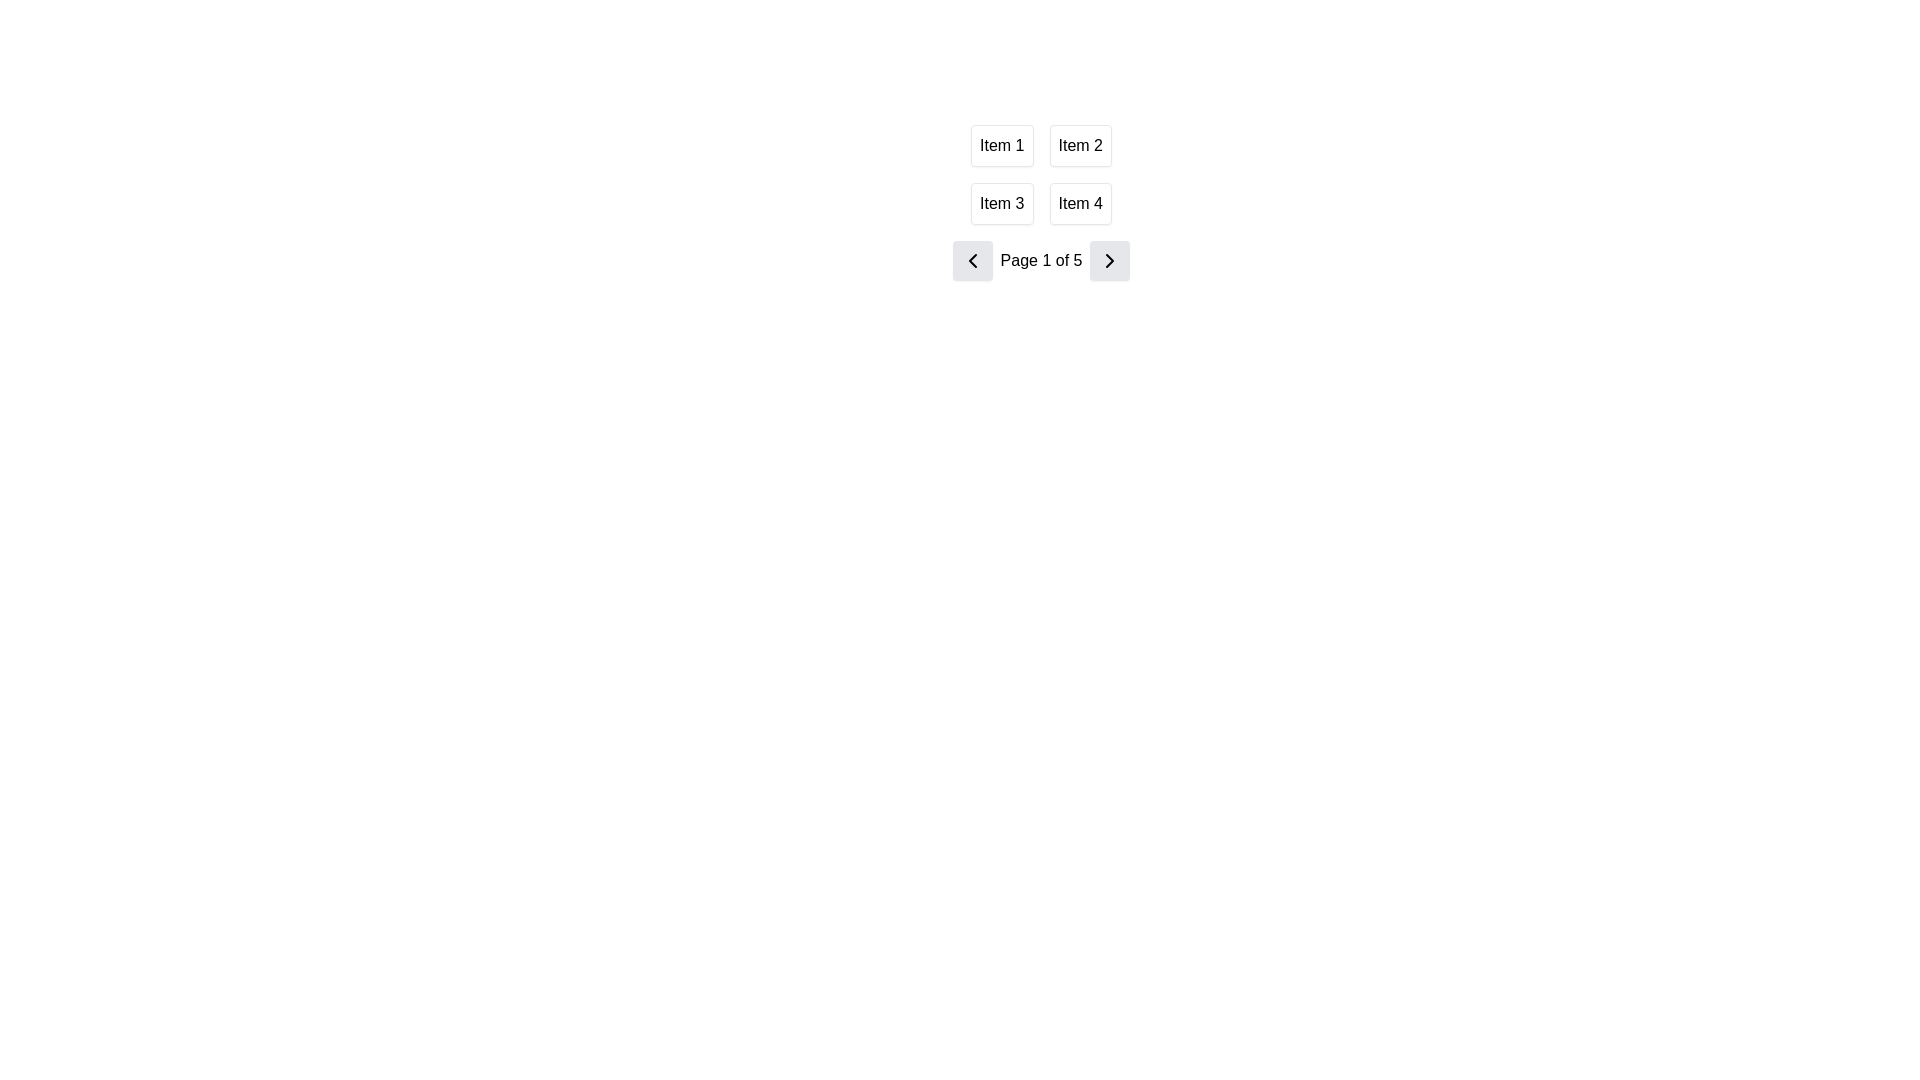 The height and width of the screenshot is (1080, 1920). What do you see at coordinates (1002, 204) in the screenshot?
I see `the rectangular button labeled 'Item 3' located in the bottom-left cell of the grid` at bounding box center [1002, 204].